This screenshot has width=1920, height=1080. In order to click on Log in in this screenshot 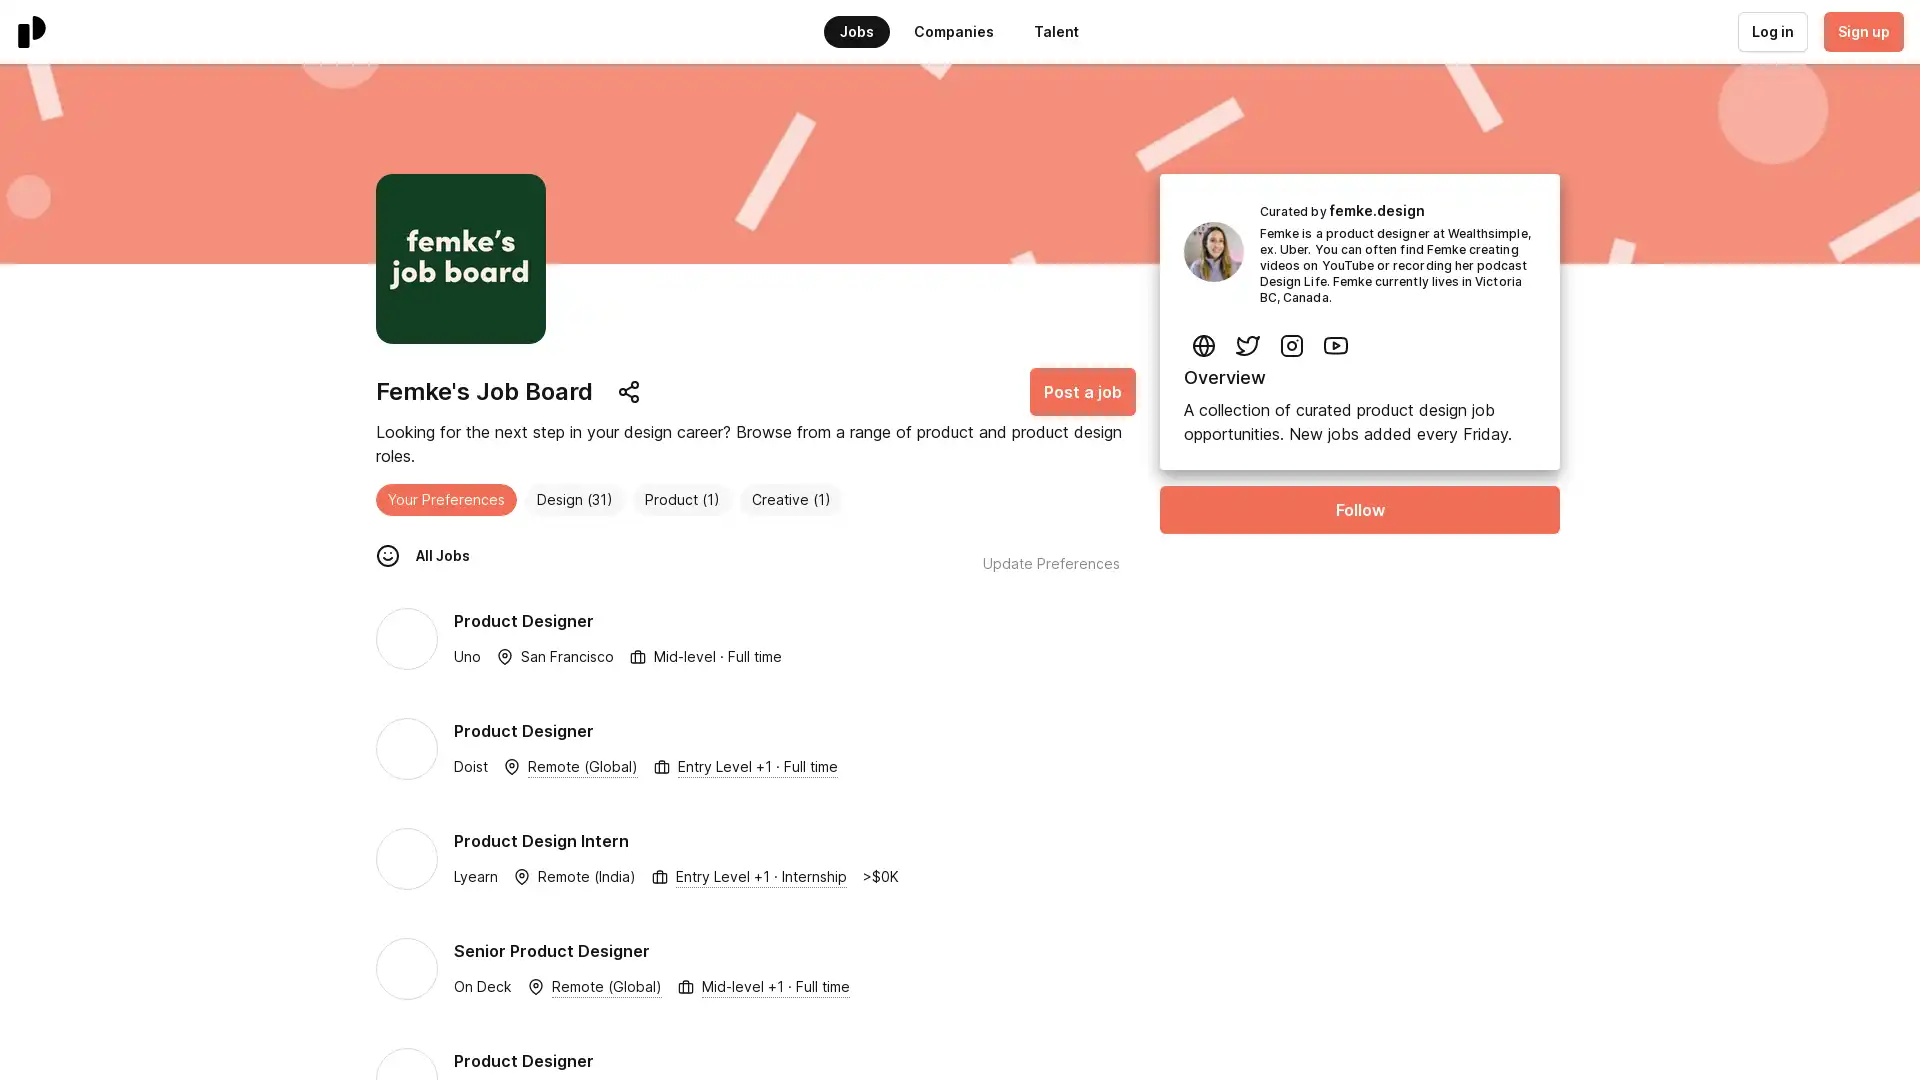, I will do `click(1771, 31)`.